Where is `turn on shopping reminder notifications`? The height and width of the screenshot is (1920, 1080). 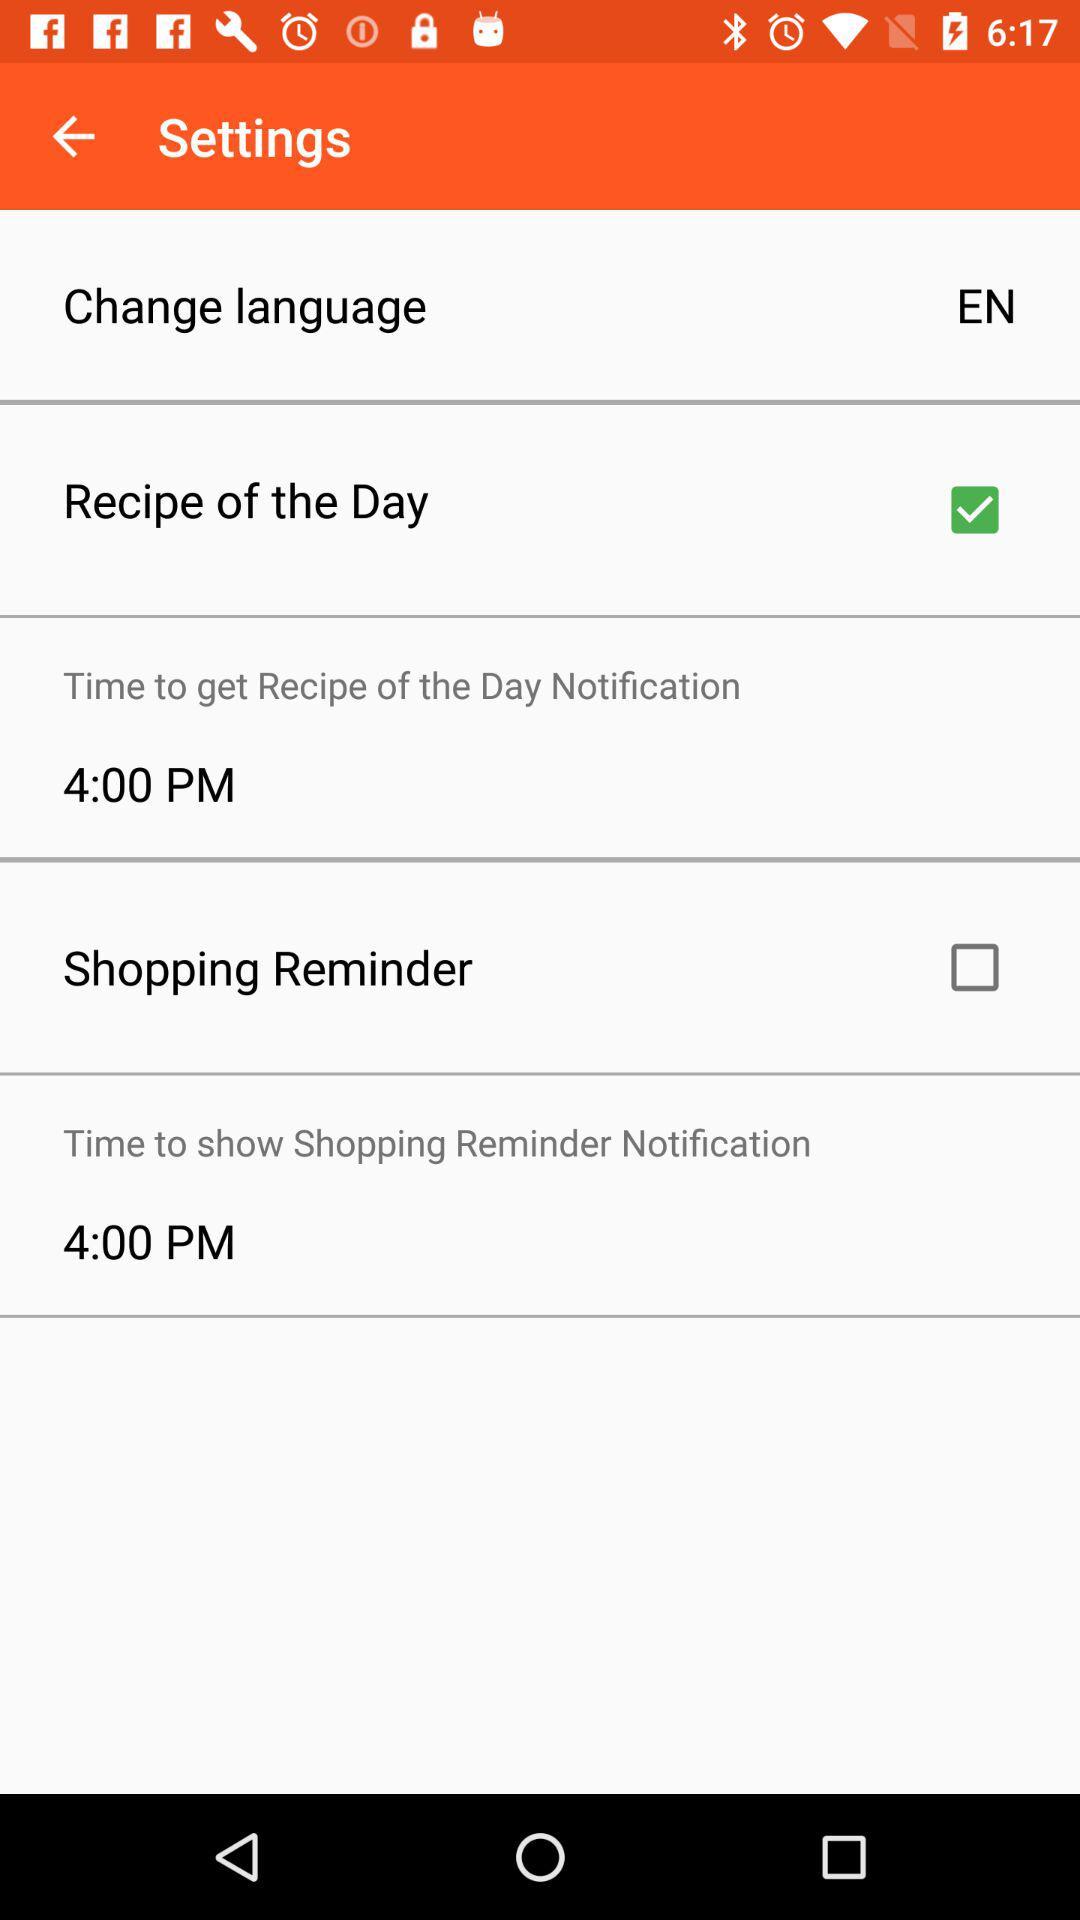 turn on shopping reminder notifications is located at coordinates (974, 967).